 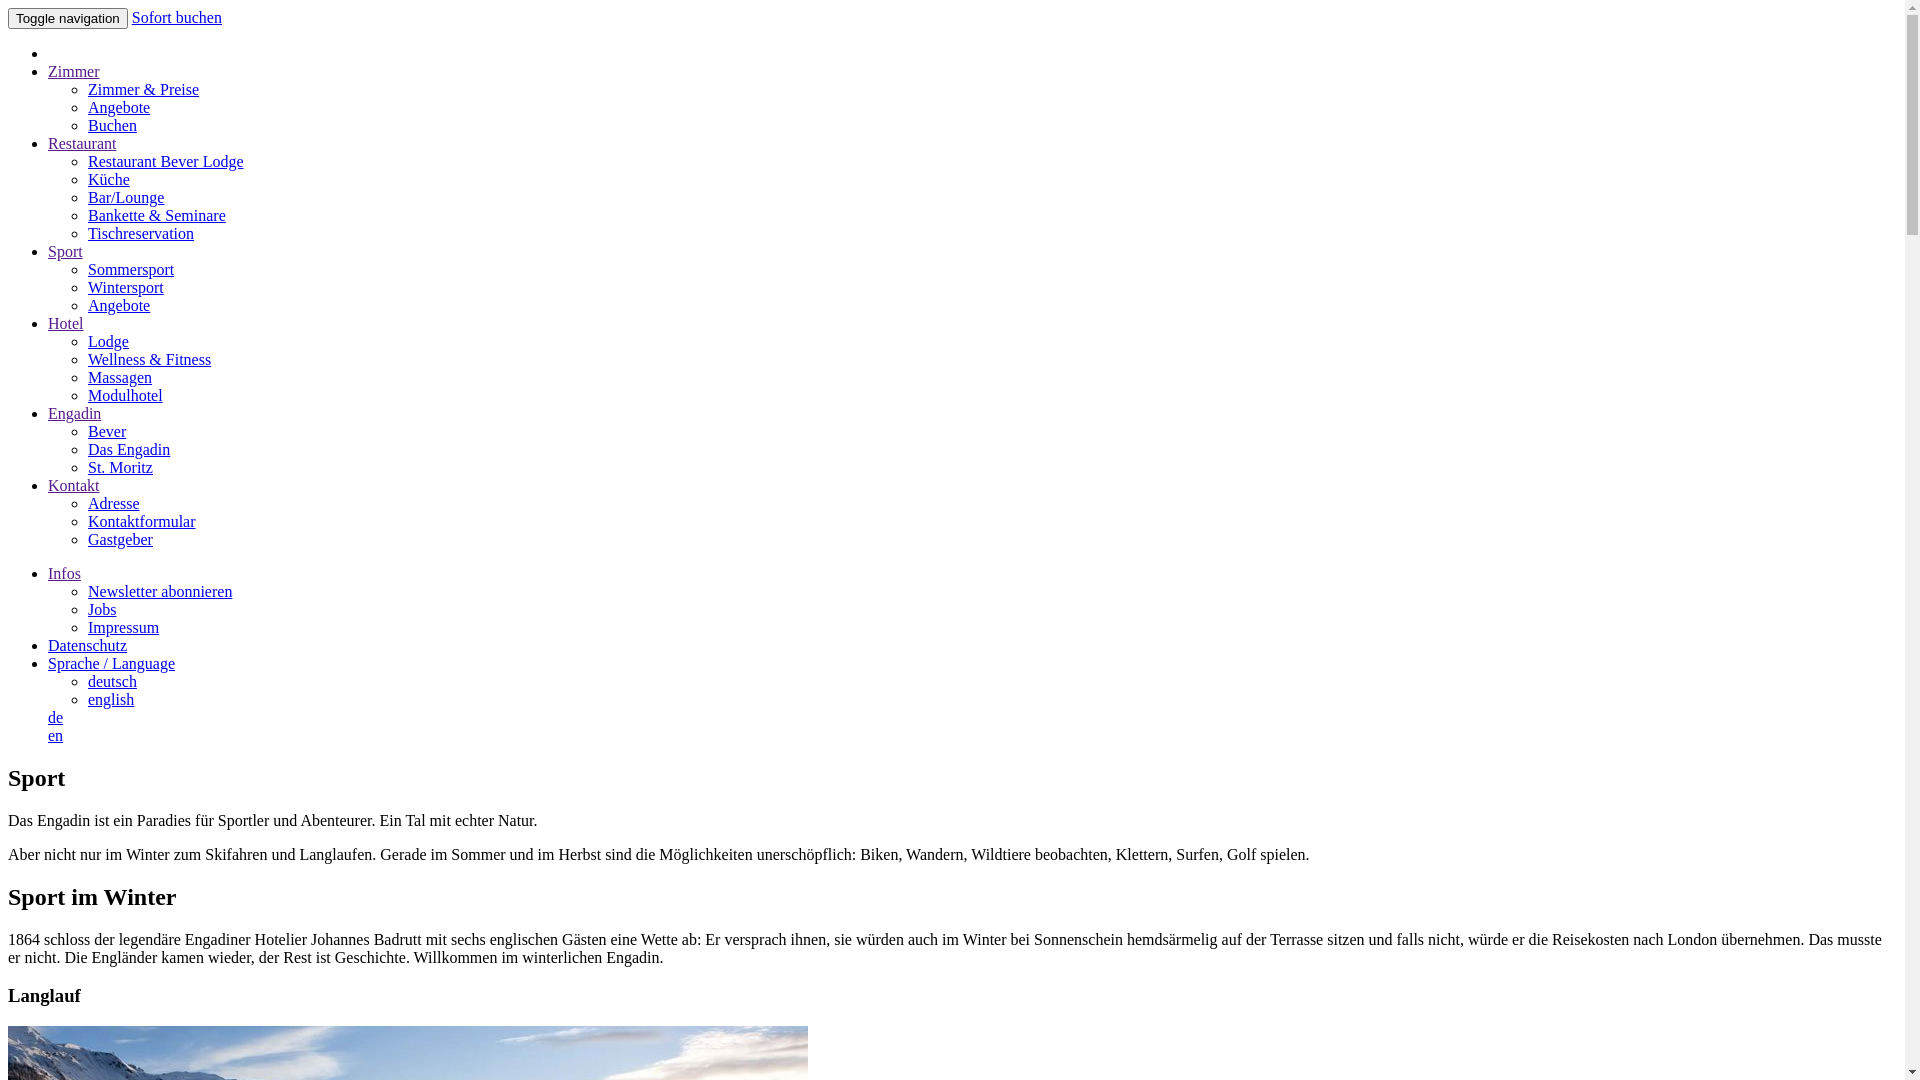 I want to click on 'Toggle navigation', so click(x=8, y=18).